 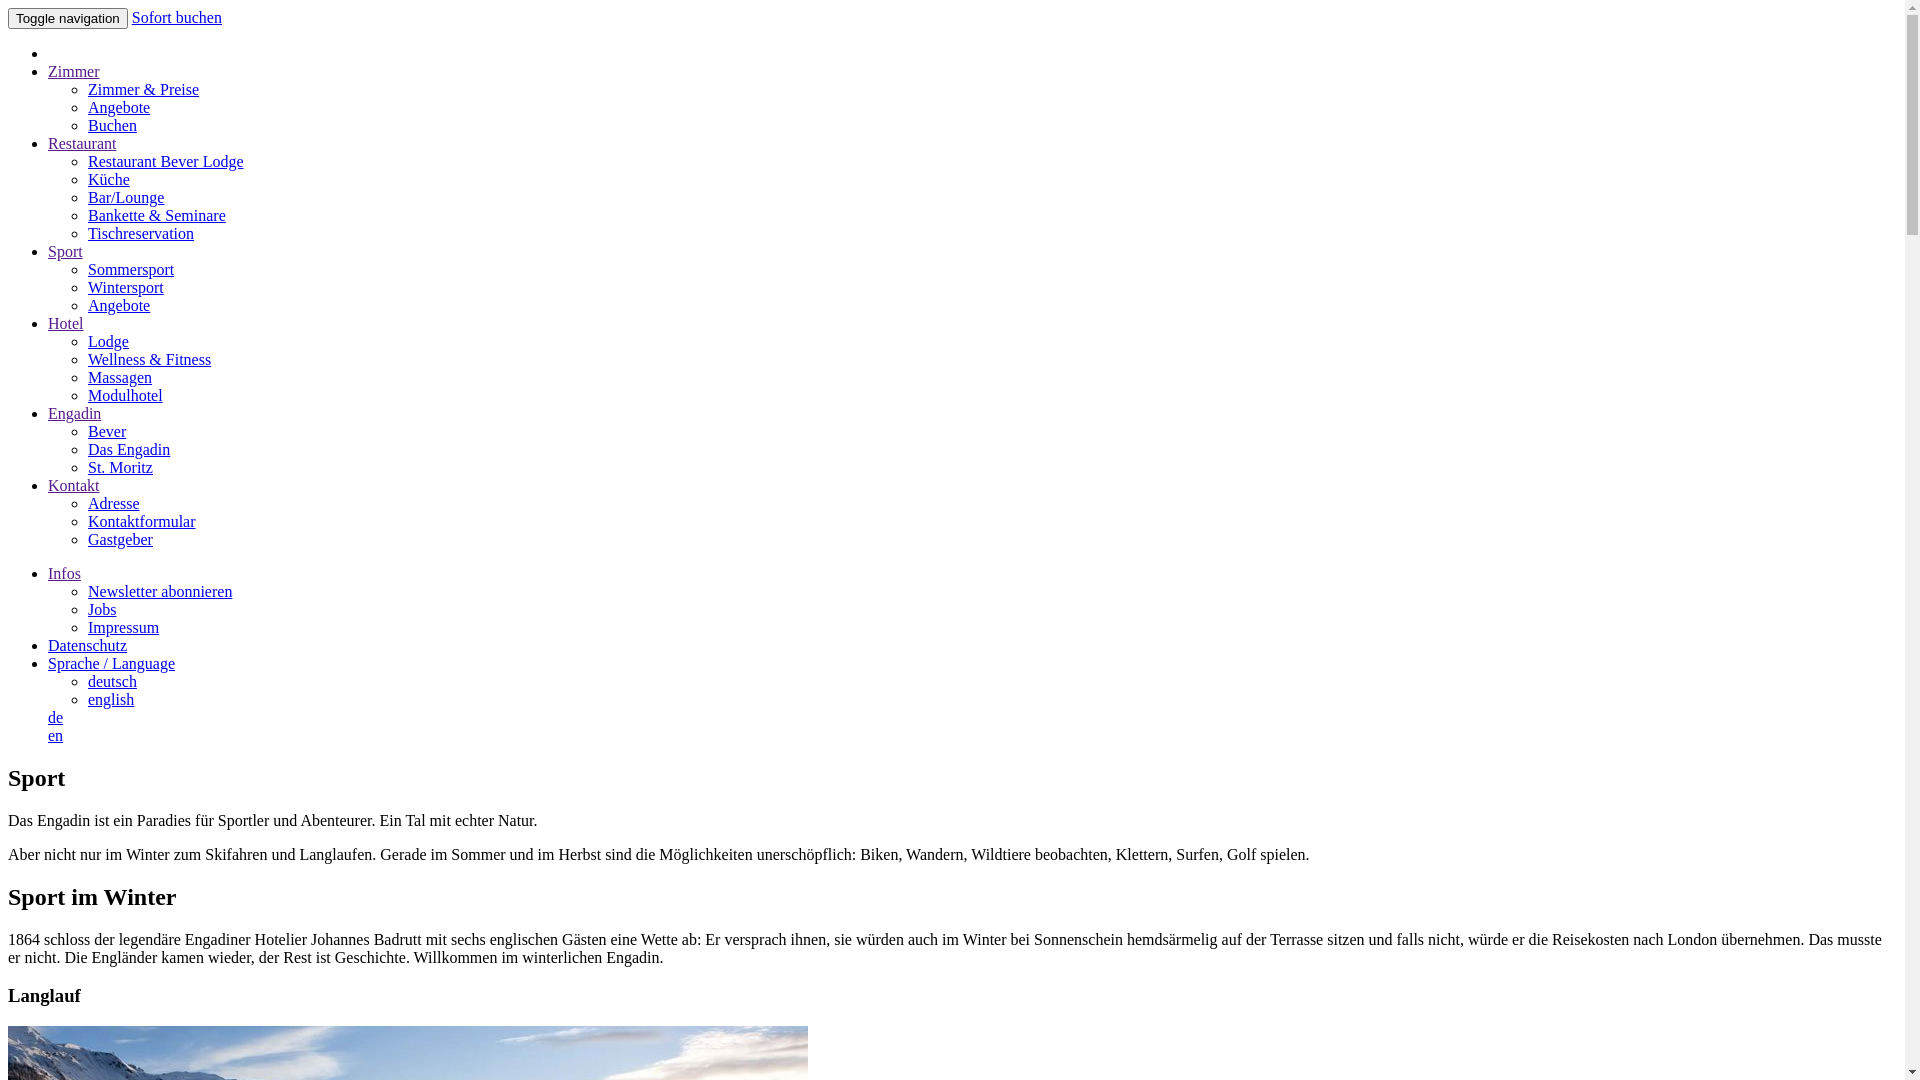 I want to click on 'Toggle navigation', so click(x=8, y=18).